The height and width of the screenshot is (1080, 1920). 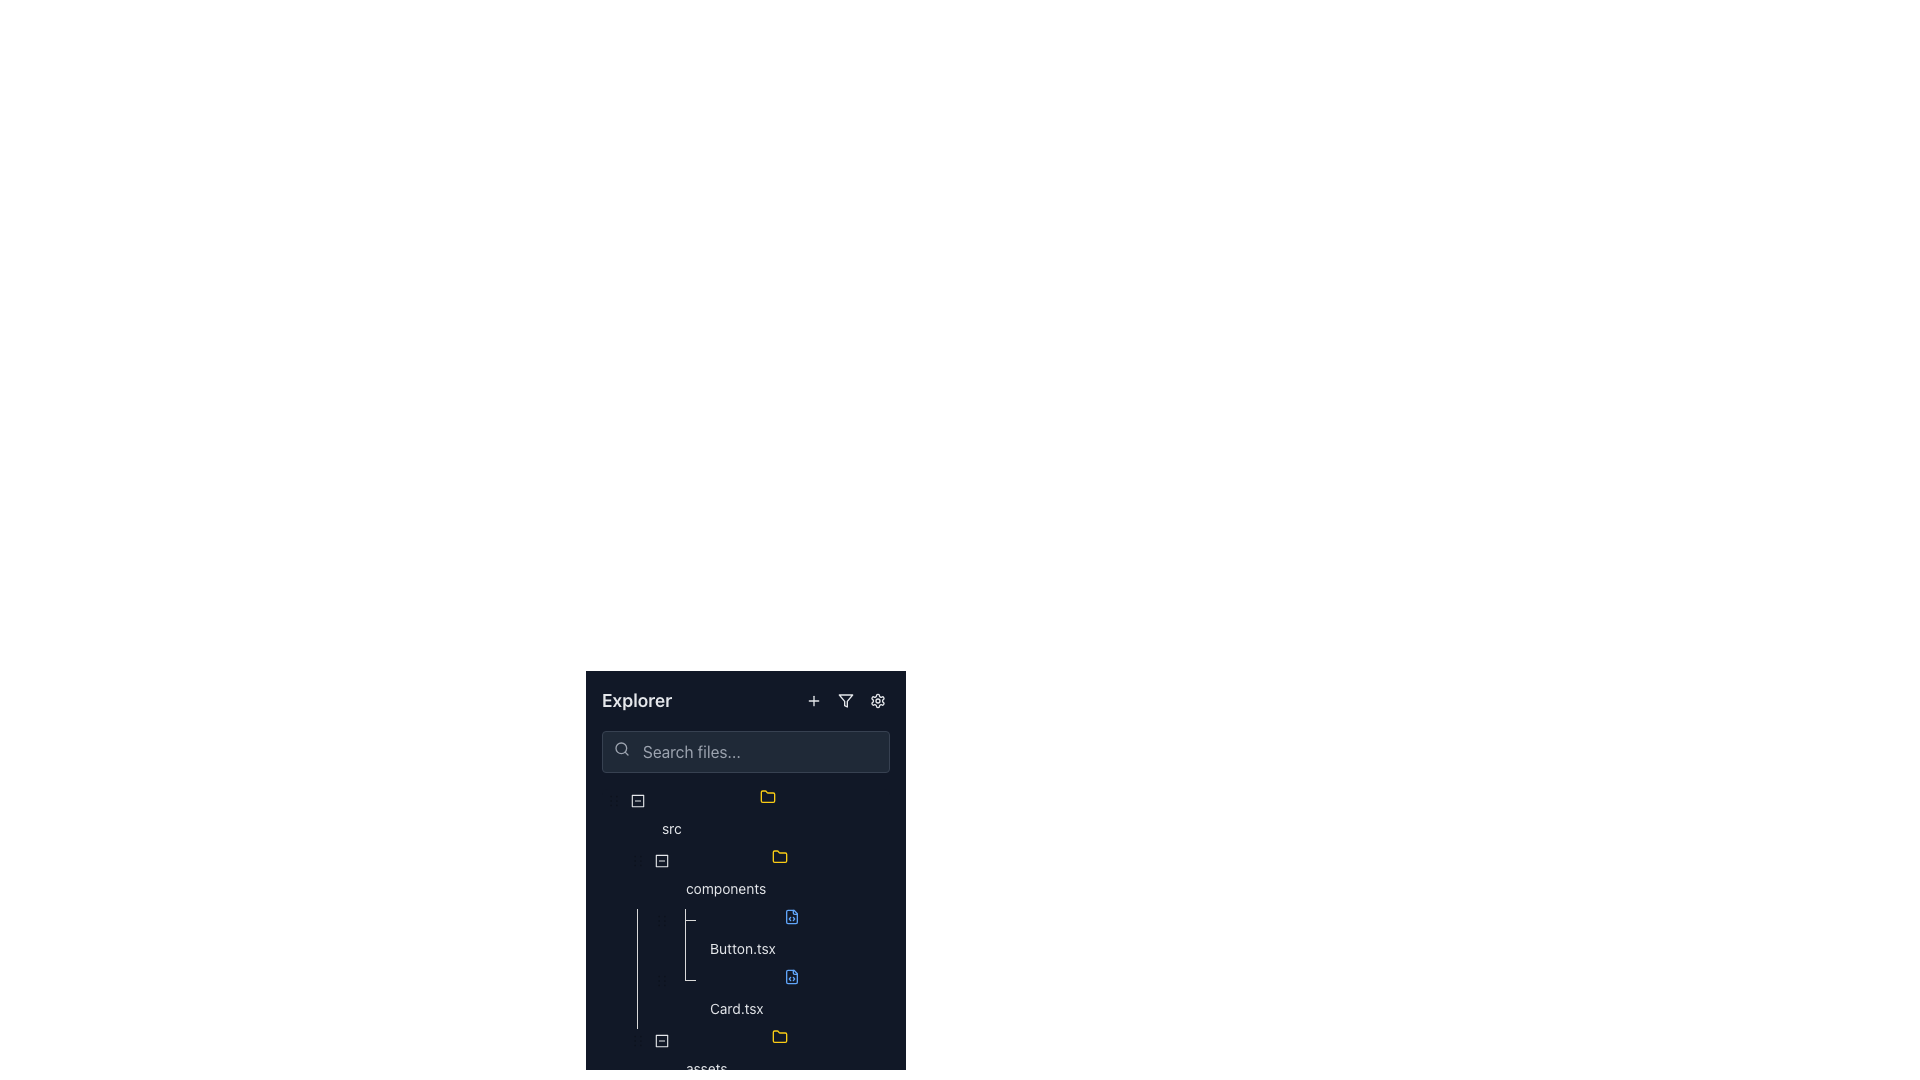 What do you see at coordinates (735, 1009) in the screenshot?
I see `the text label displaying the filename 'Card.tsx' in white on a dark background` at bounding box center [735, 1009].